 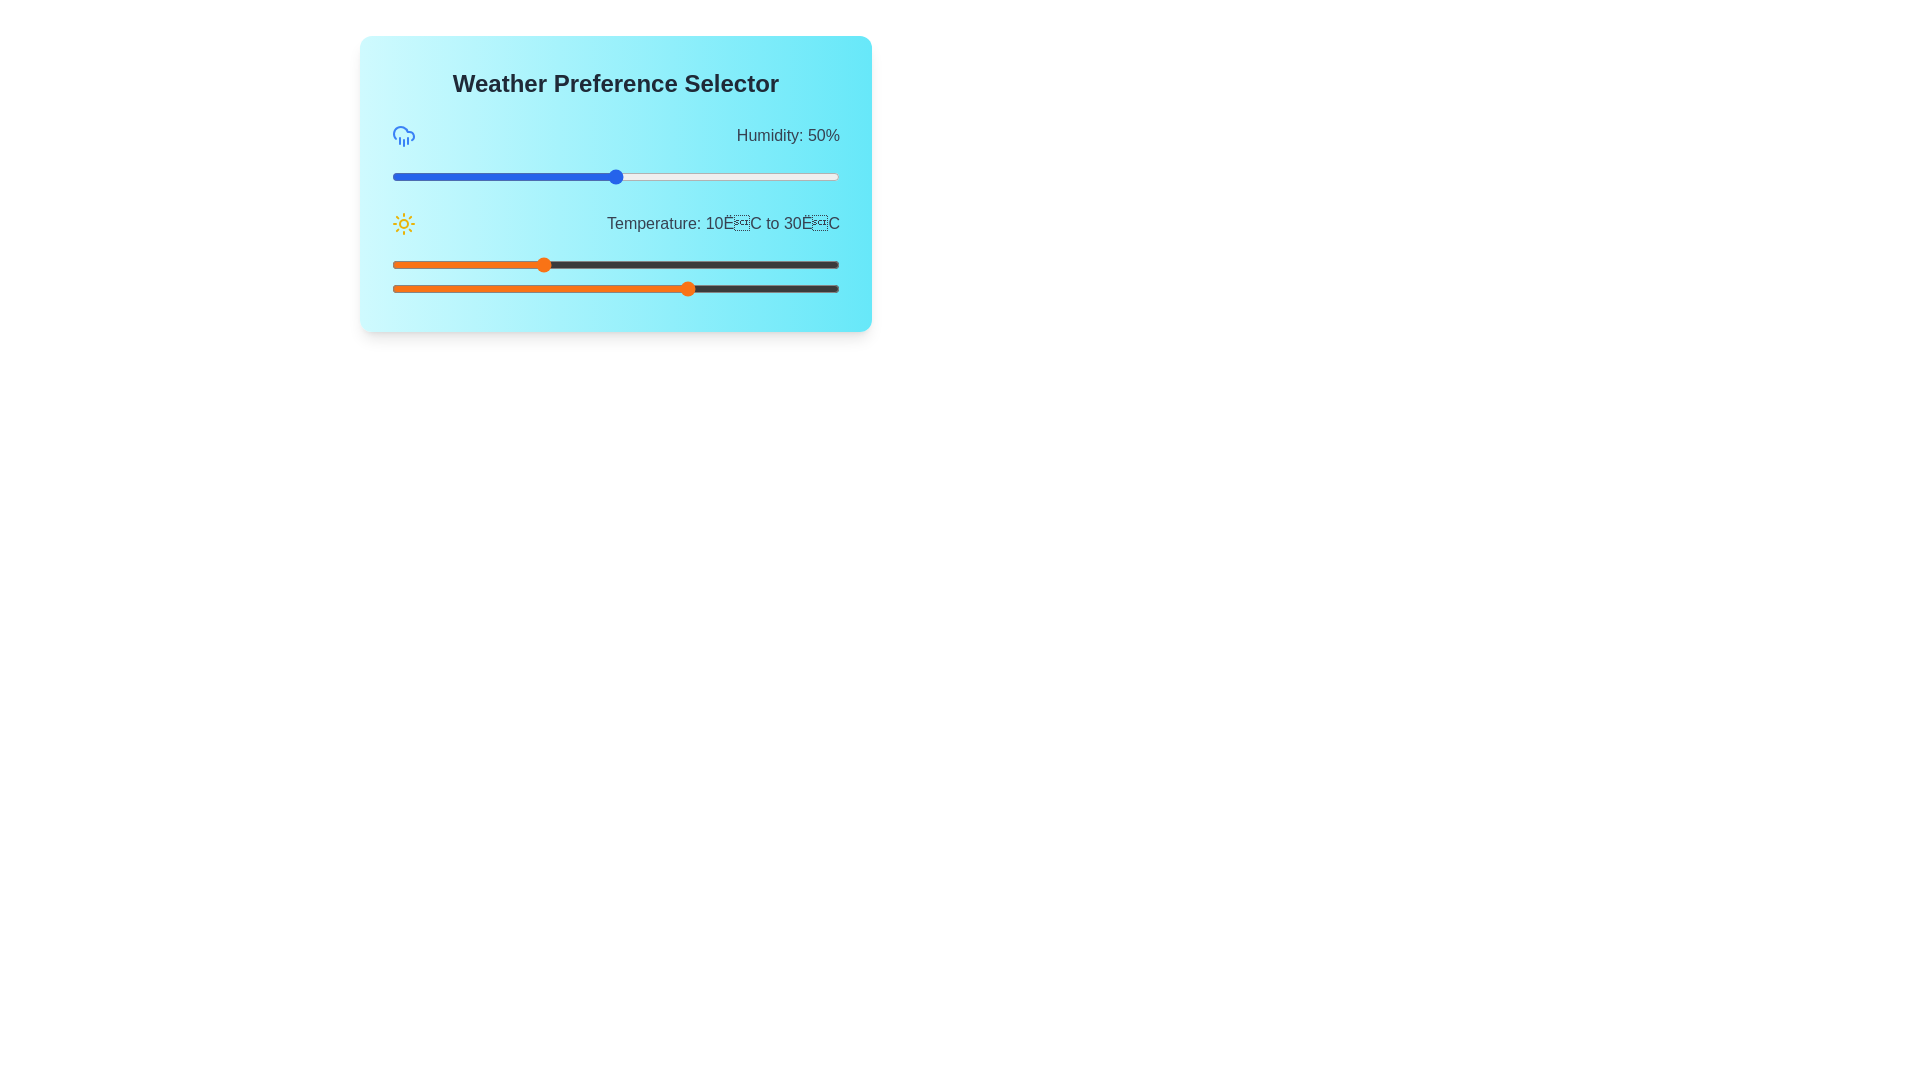 I want to click on the humidity slider to set the humidity level to 88%, so click(x=785, y=176).